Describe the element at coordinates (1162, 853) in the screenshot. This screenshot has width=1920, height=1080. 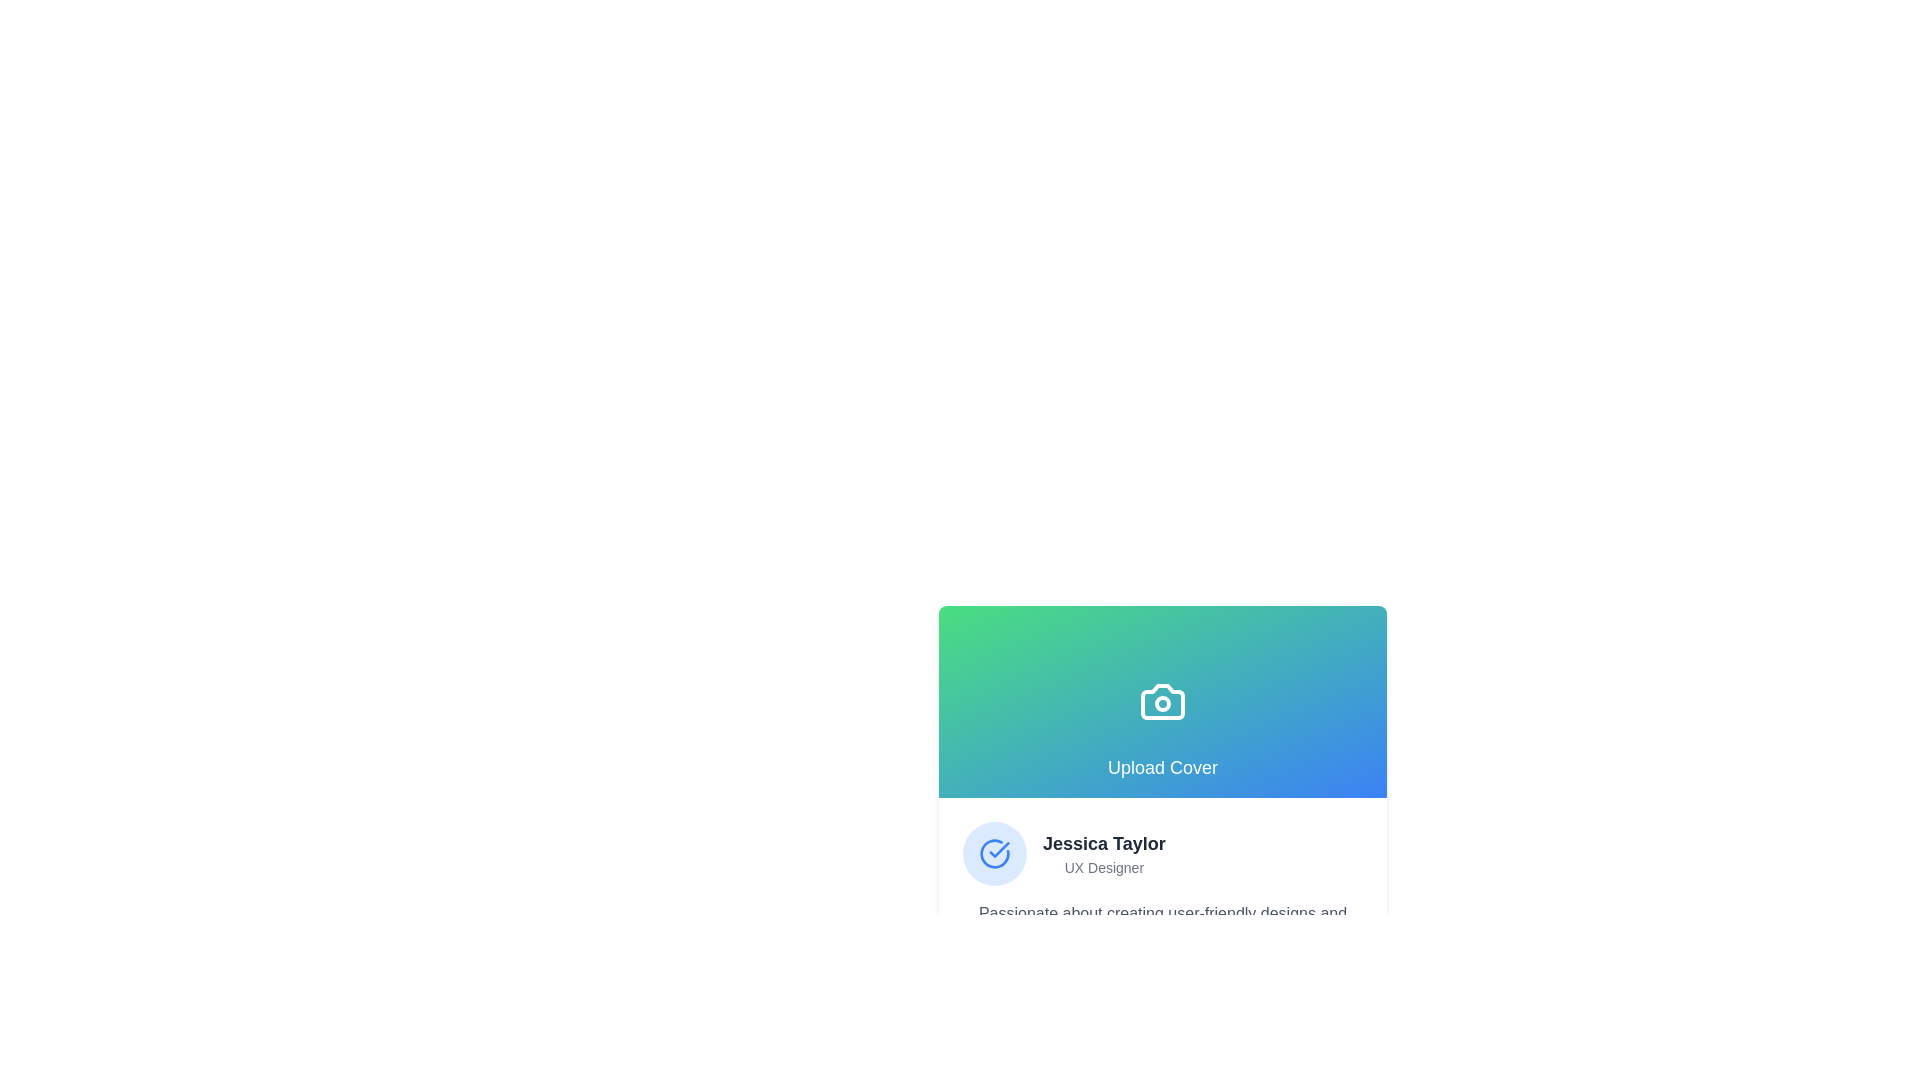
I see `the Profile Summary Section` at that location.